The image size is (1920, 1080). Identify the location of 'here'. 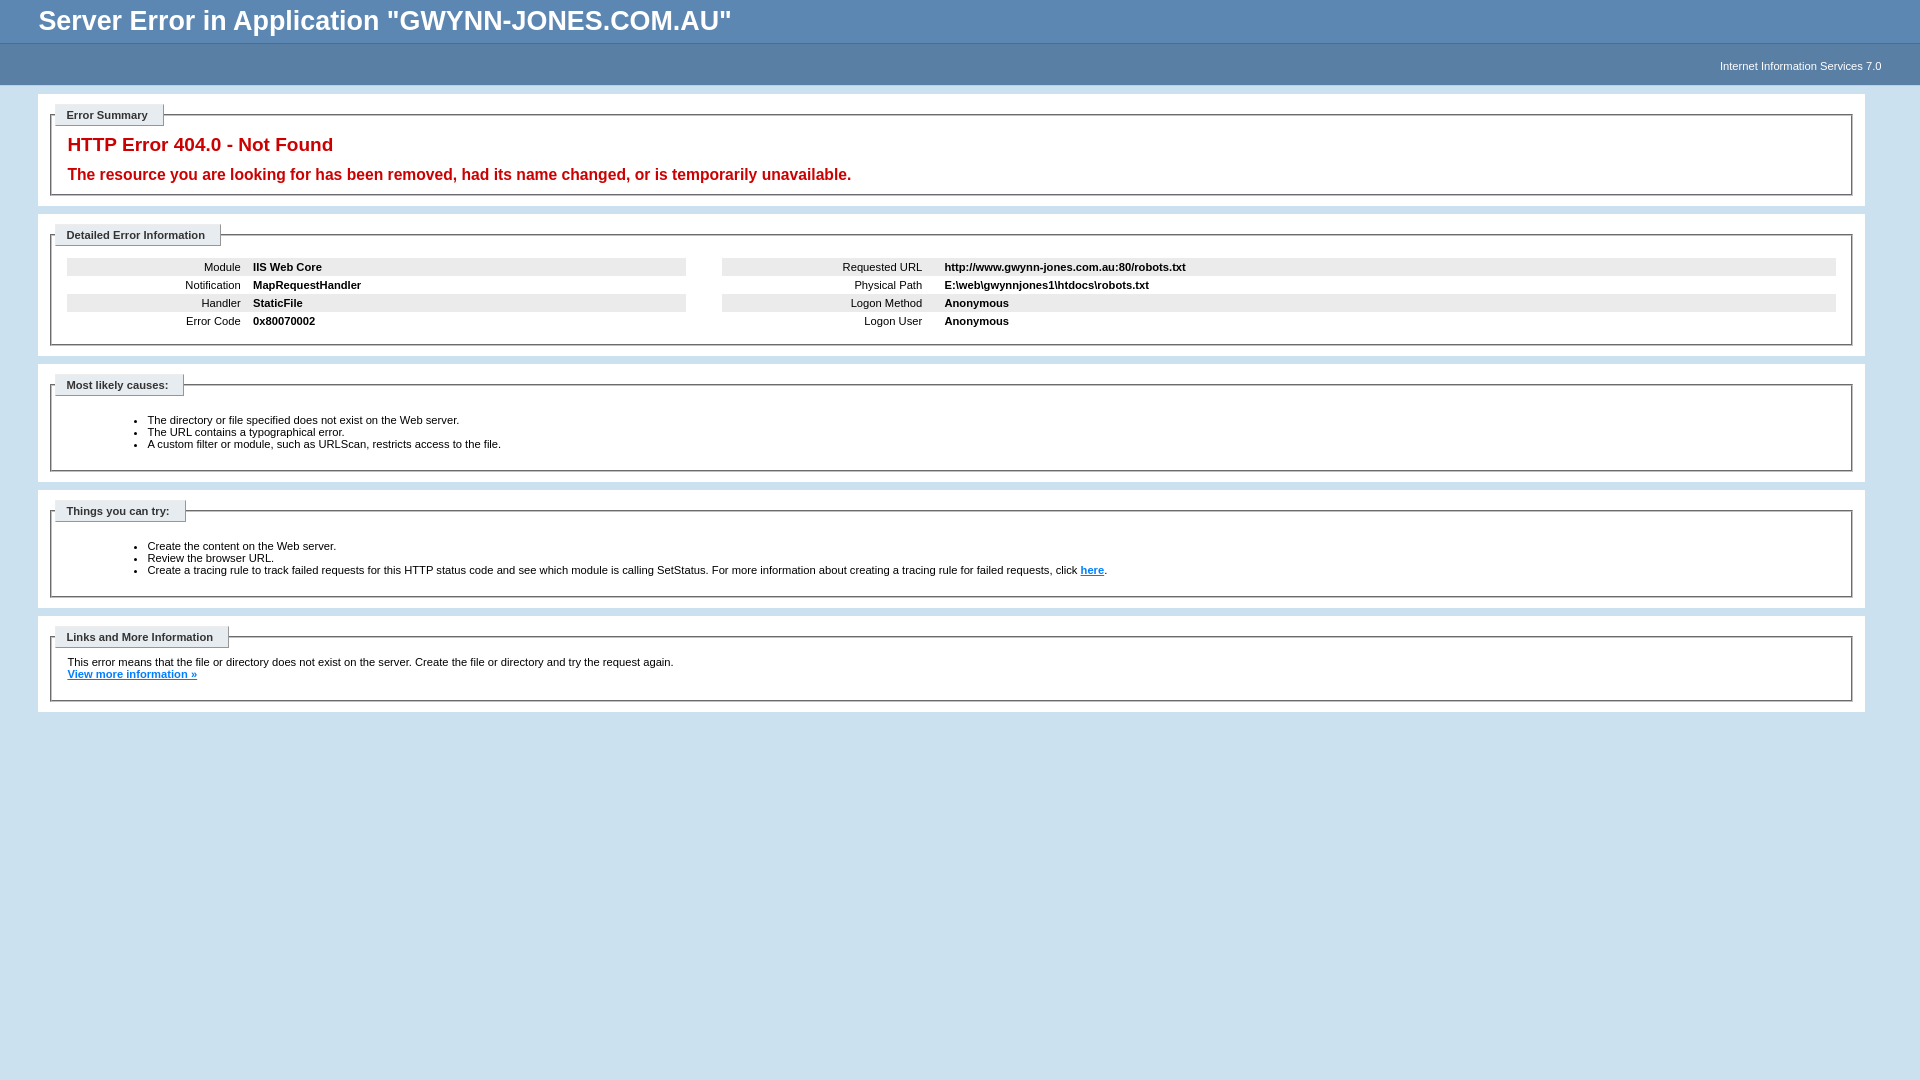
(1092, 570).